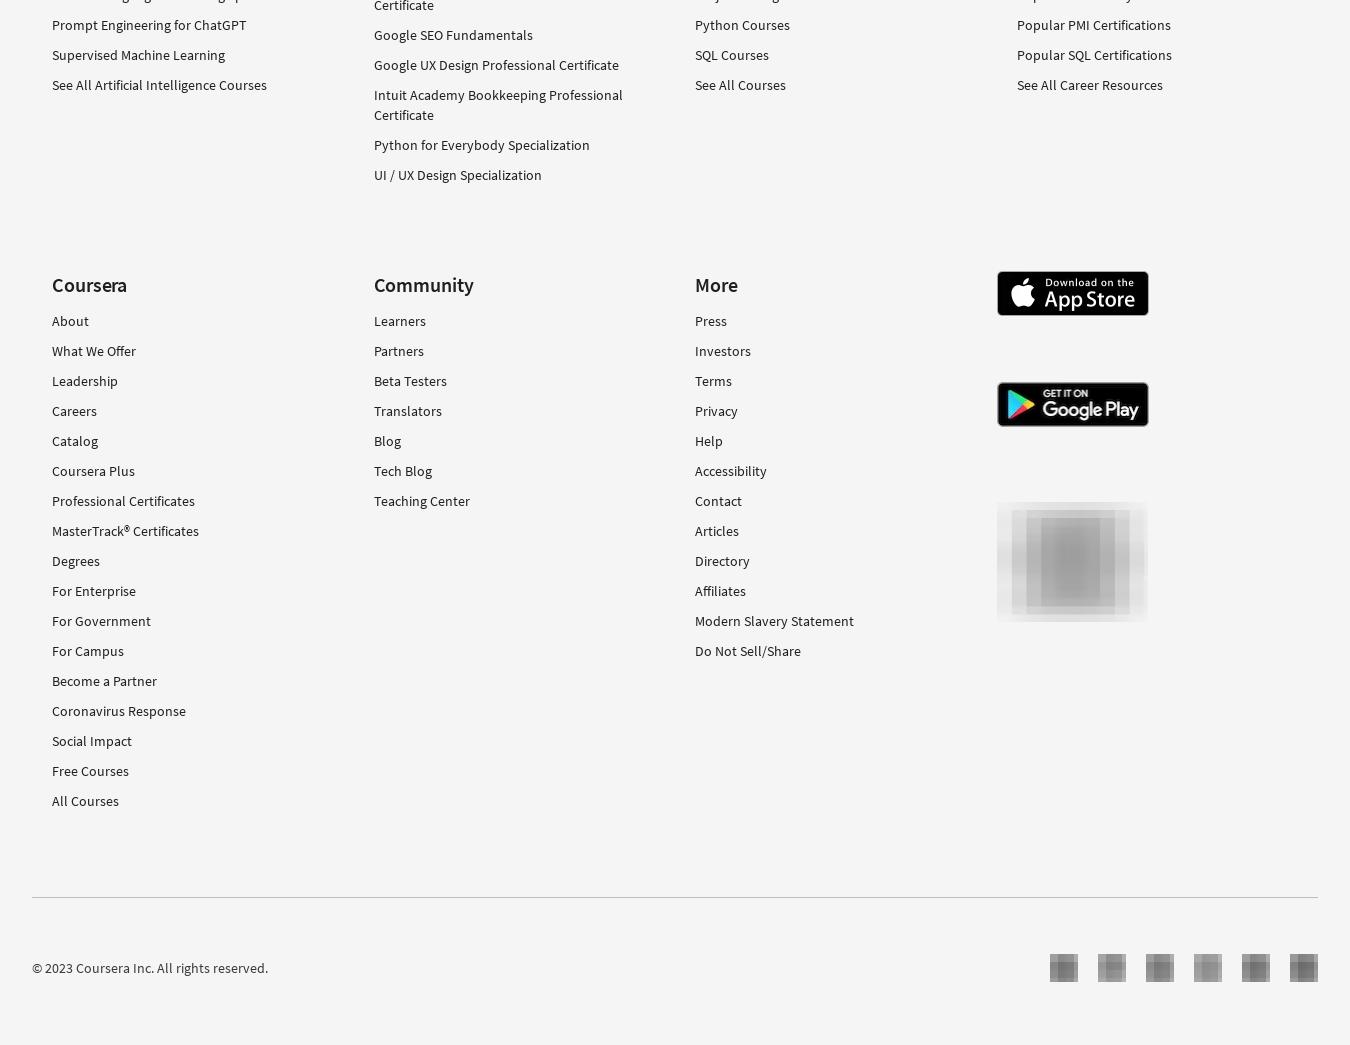 The width and height of the screenshot is (1350, 1045). I want to click on 'Coursera', so click(88, 282).